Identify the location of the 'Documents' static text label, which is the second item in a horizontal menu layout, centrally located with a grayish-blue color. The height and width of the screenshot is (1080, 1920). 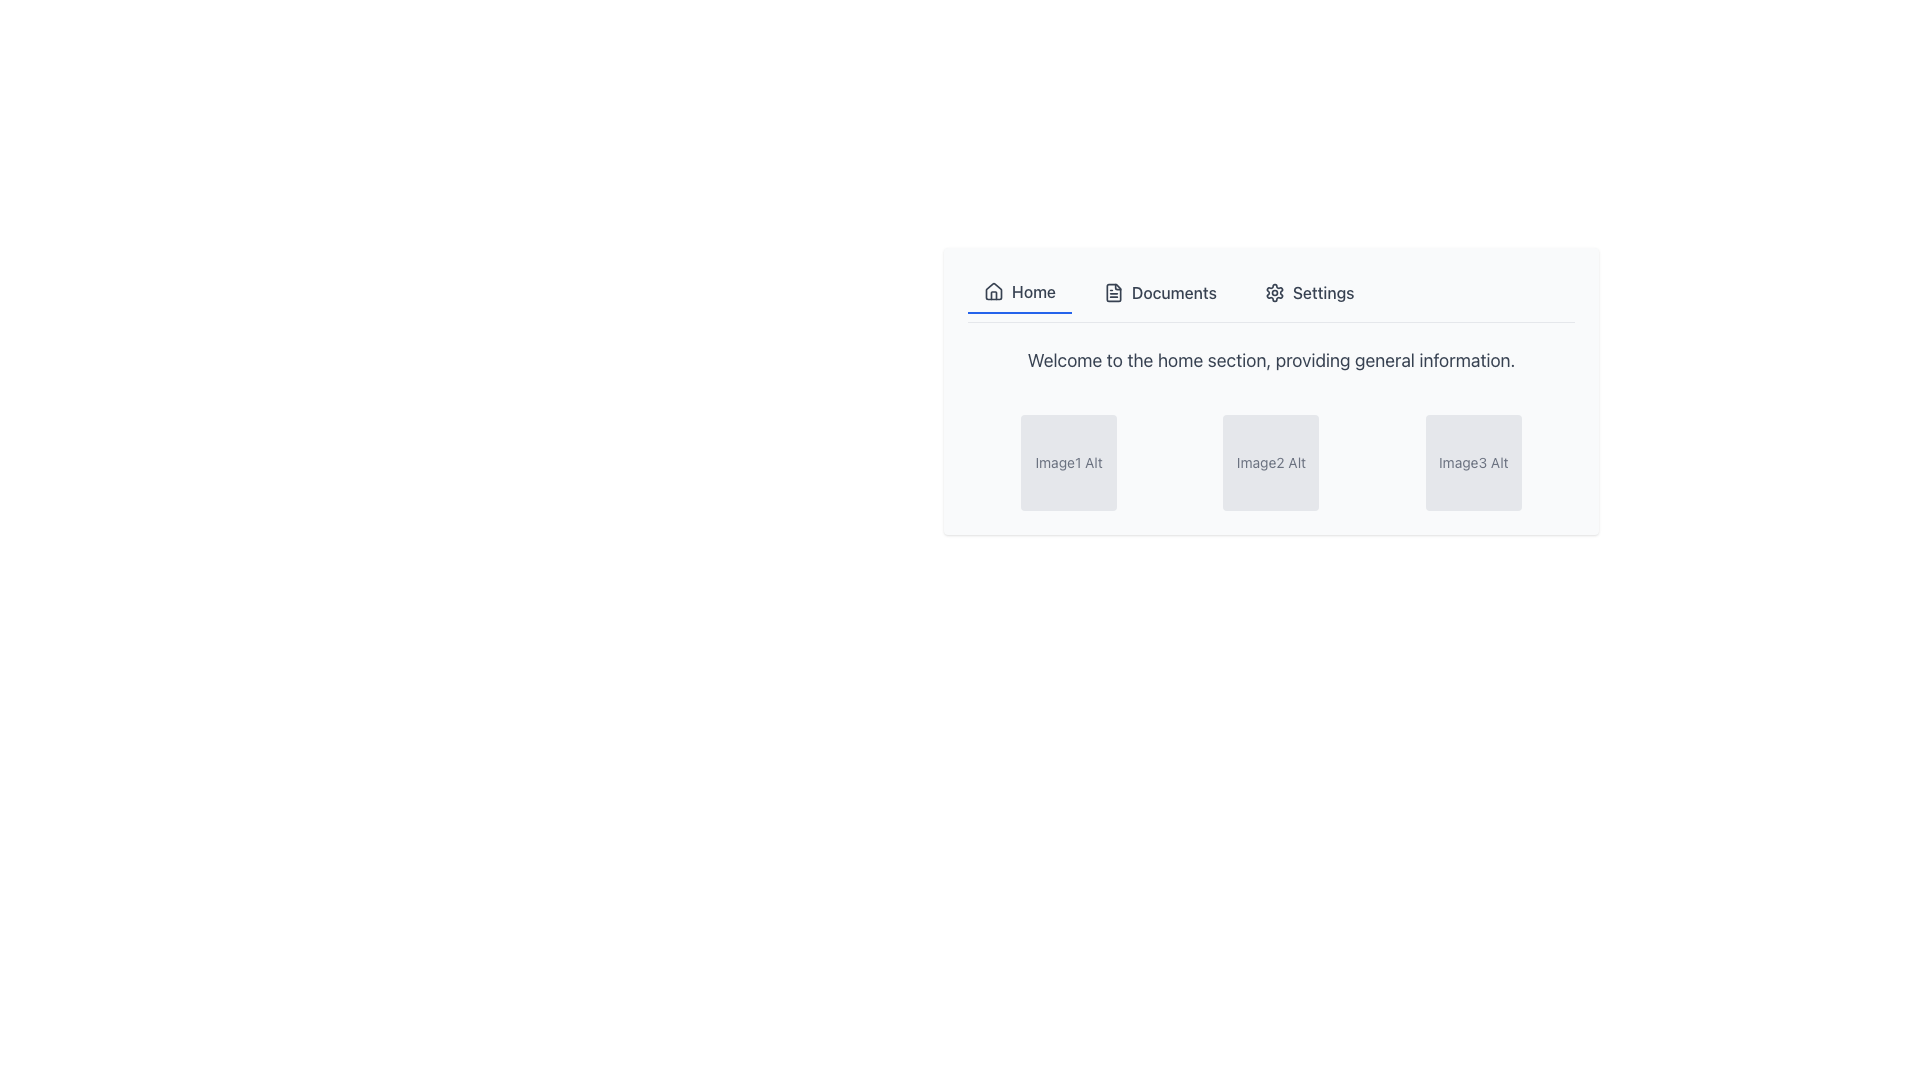
(1174, 293).